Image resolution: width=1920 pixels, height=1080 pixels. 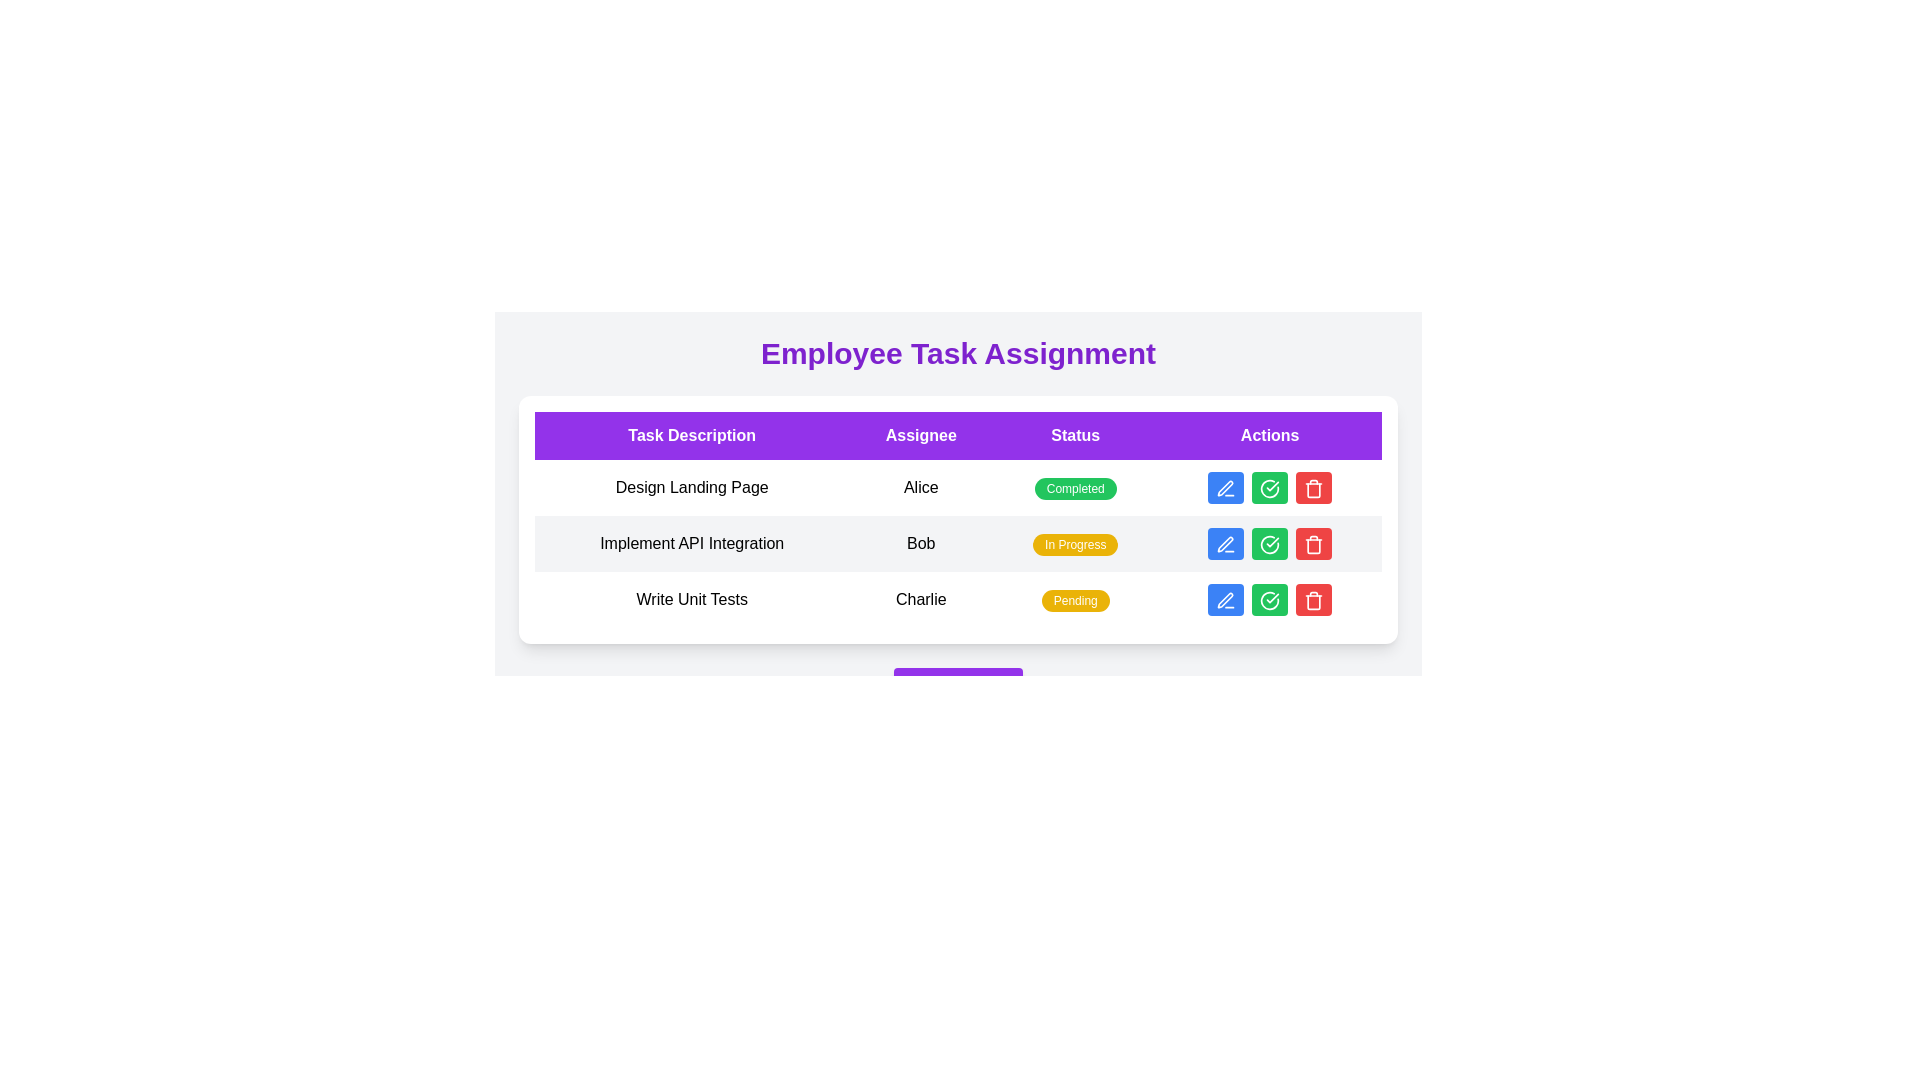 I want to click on the green circular checkmark icon within the button group in the second row of the 'Actions' column, so click(x=1269, y=543).